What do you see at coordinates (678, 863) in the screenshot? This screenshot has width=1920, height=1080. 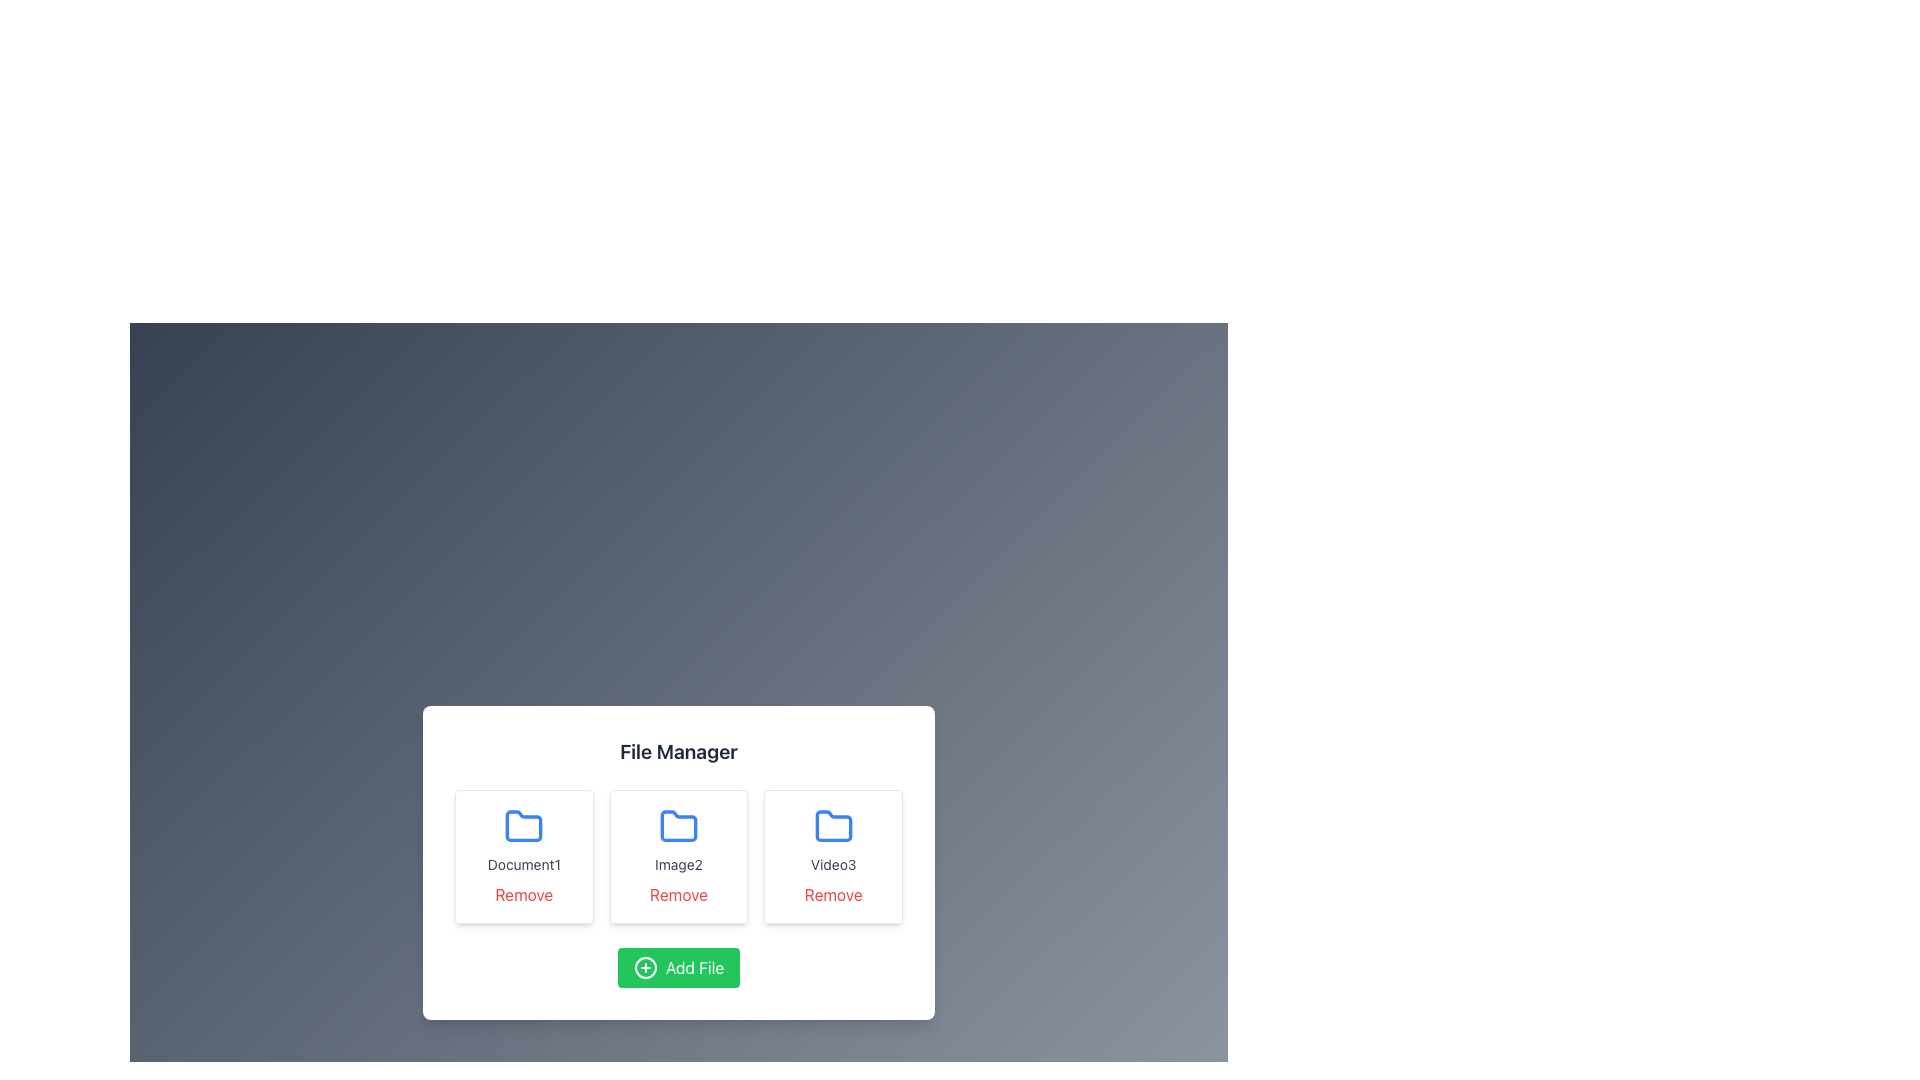 I see `the Static Text Label that provides descriptive text labeling the folder icon above it` at bounding box center [678, 863].